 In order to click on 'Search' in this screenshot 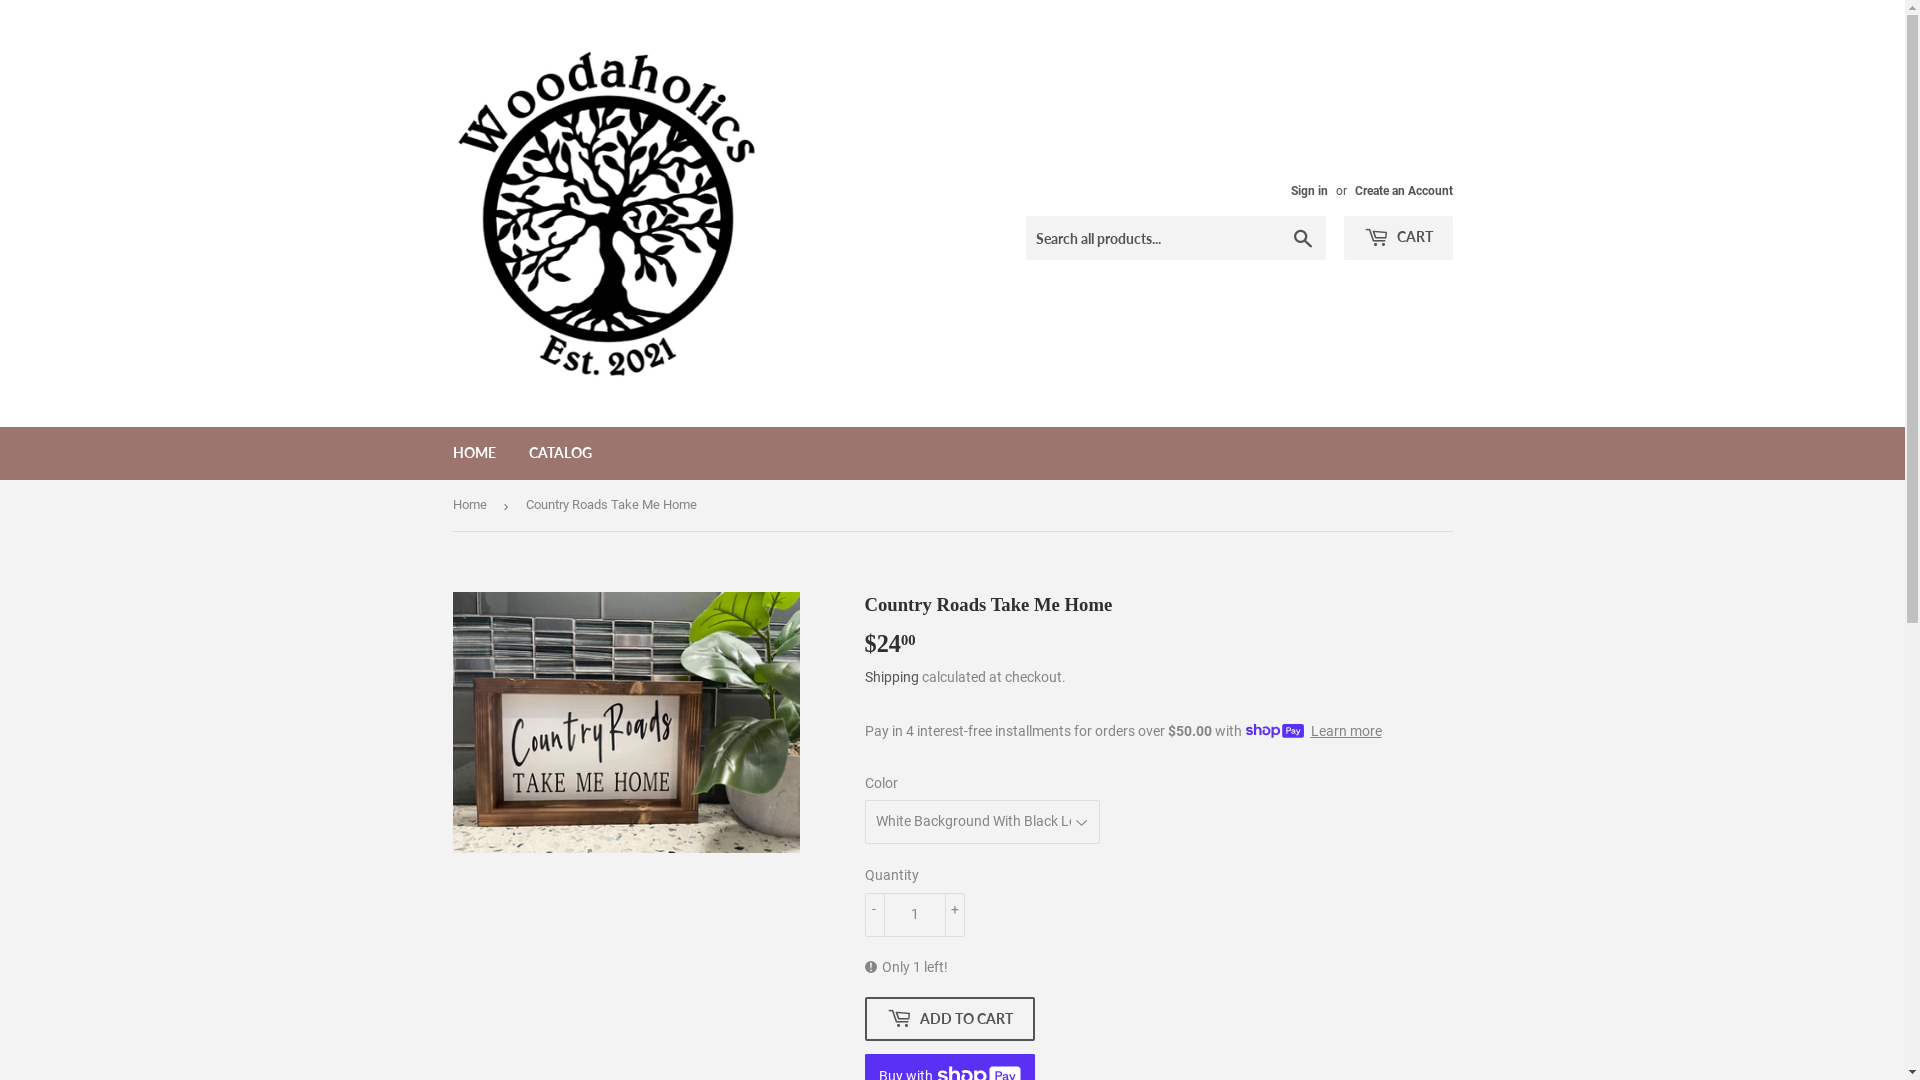, I will do `click(1302, 238)`.